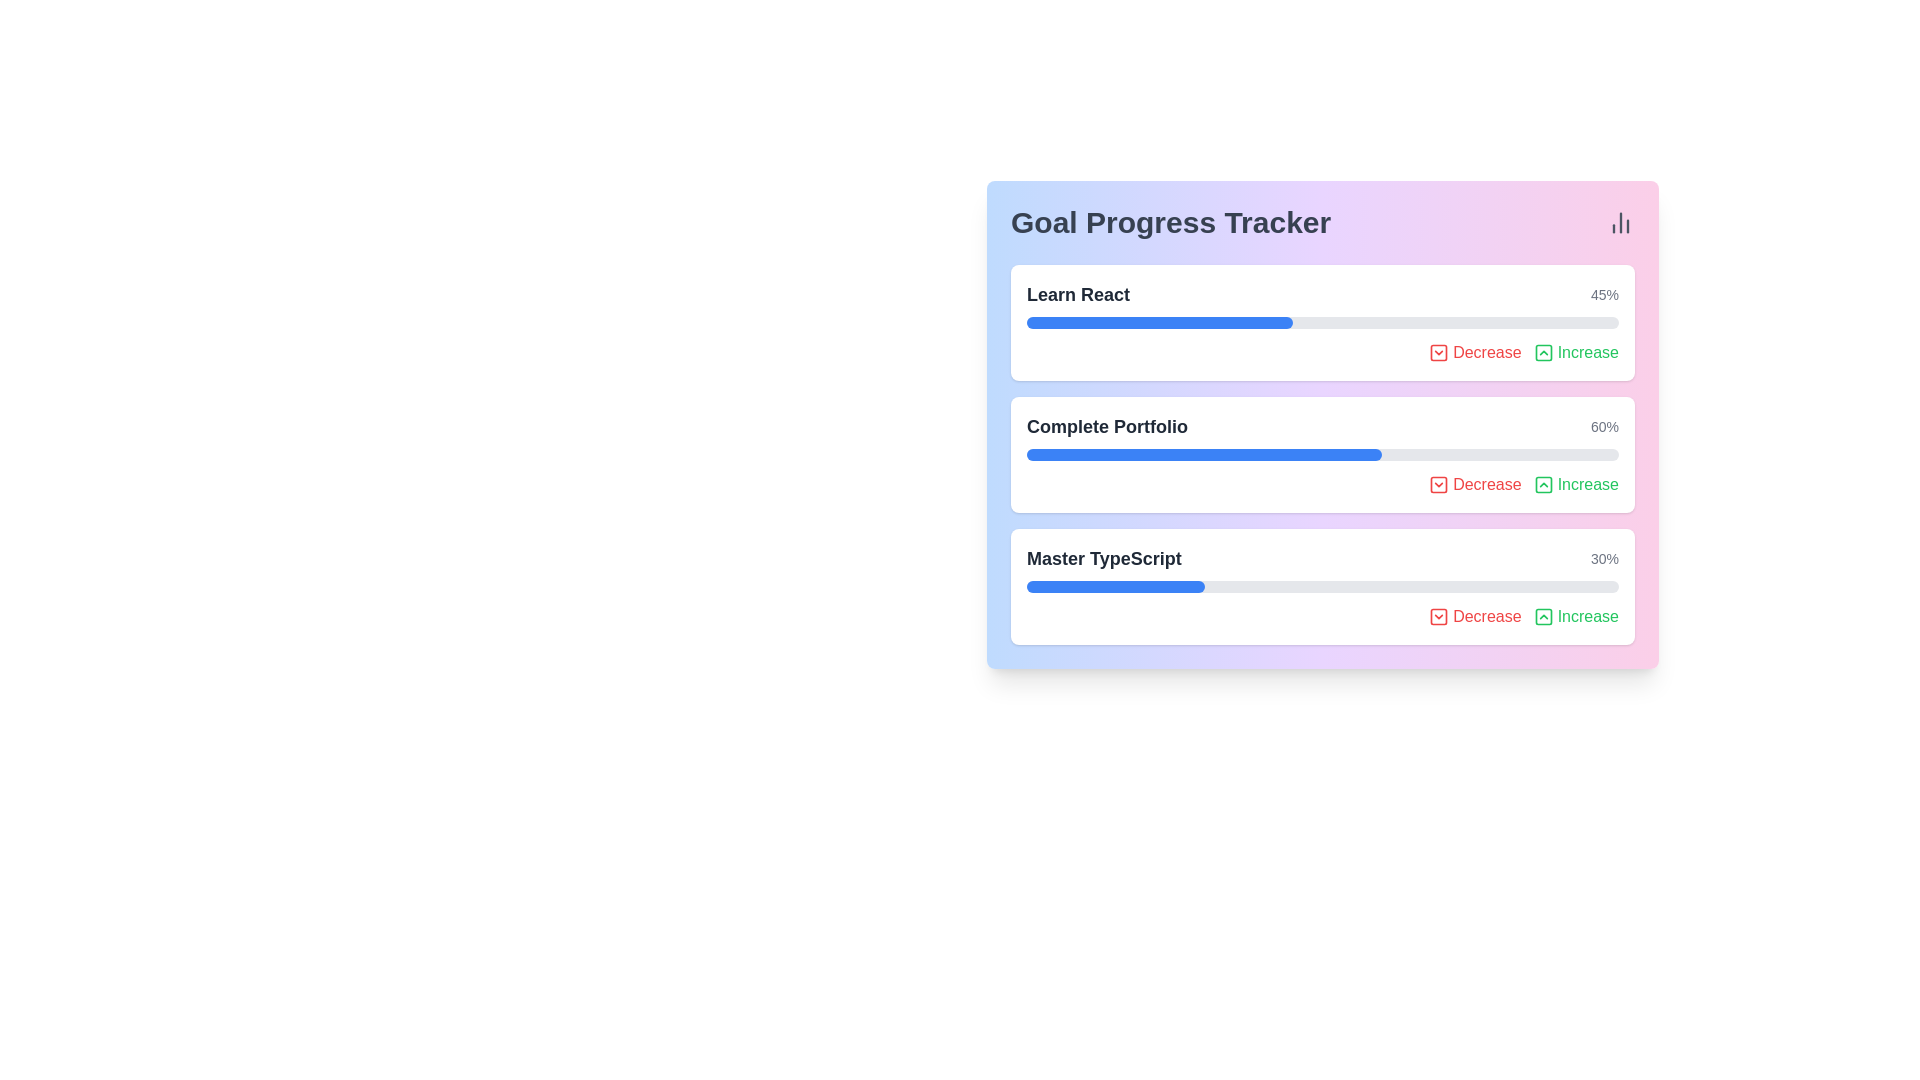 This screenshot has width=1920, height=1080. I want to click on the static textual element that shows the numerical progress indicator, located at the bottom row of the vertically aligned list within the card-like component, to the far right of the row labeled 'Master TypeScript.', so click(1604, 559).